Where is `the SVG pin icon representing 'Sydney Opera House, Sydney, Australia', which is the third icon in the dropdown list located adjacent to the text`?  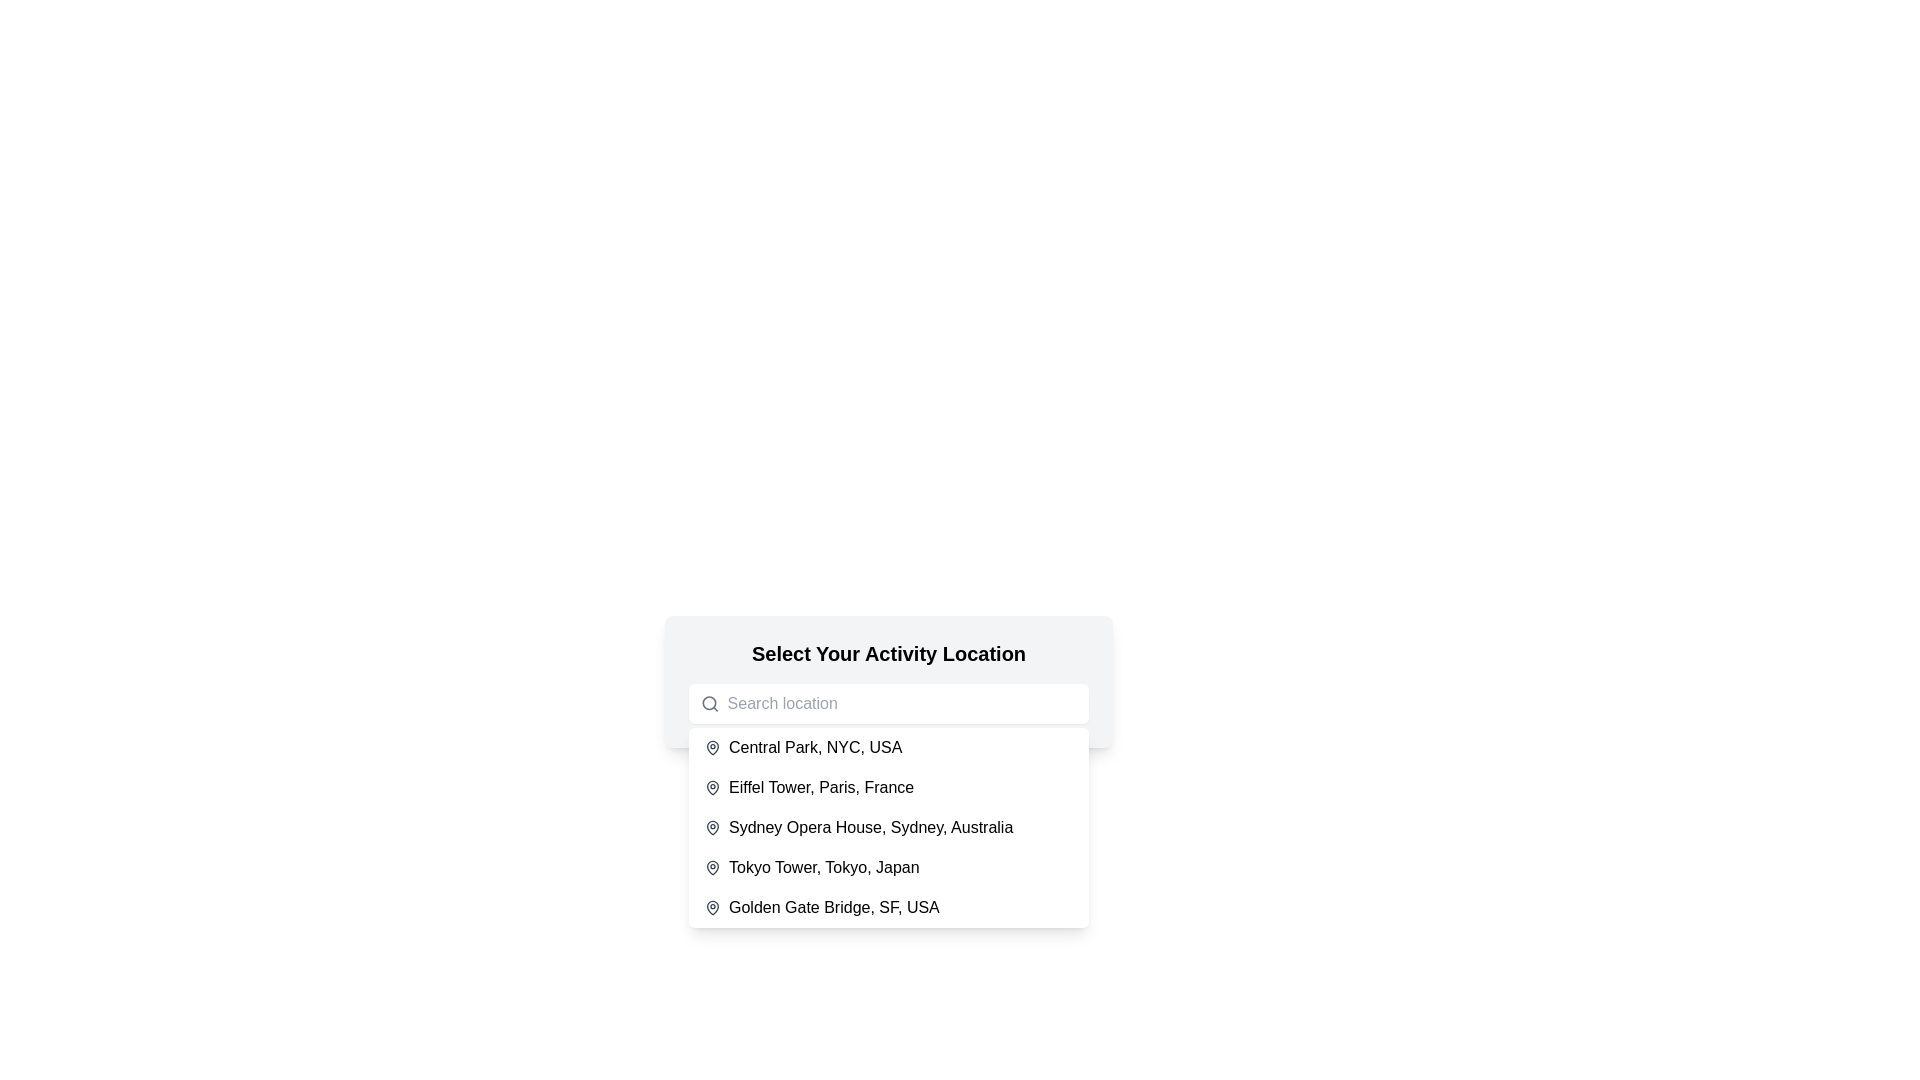
the SVG pin icon representing 'Sydney Opera House, Sydney, Australia', which is the third icon in the dropdown list located adjacent to the text is located at coordinates (713, 826).